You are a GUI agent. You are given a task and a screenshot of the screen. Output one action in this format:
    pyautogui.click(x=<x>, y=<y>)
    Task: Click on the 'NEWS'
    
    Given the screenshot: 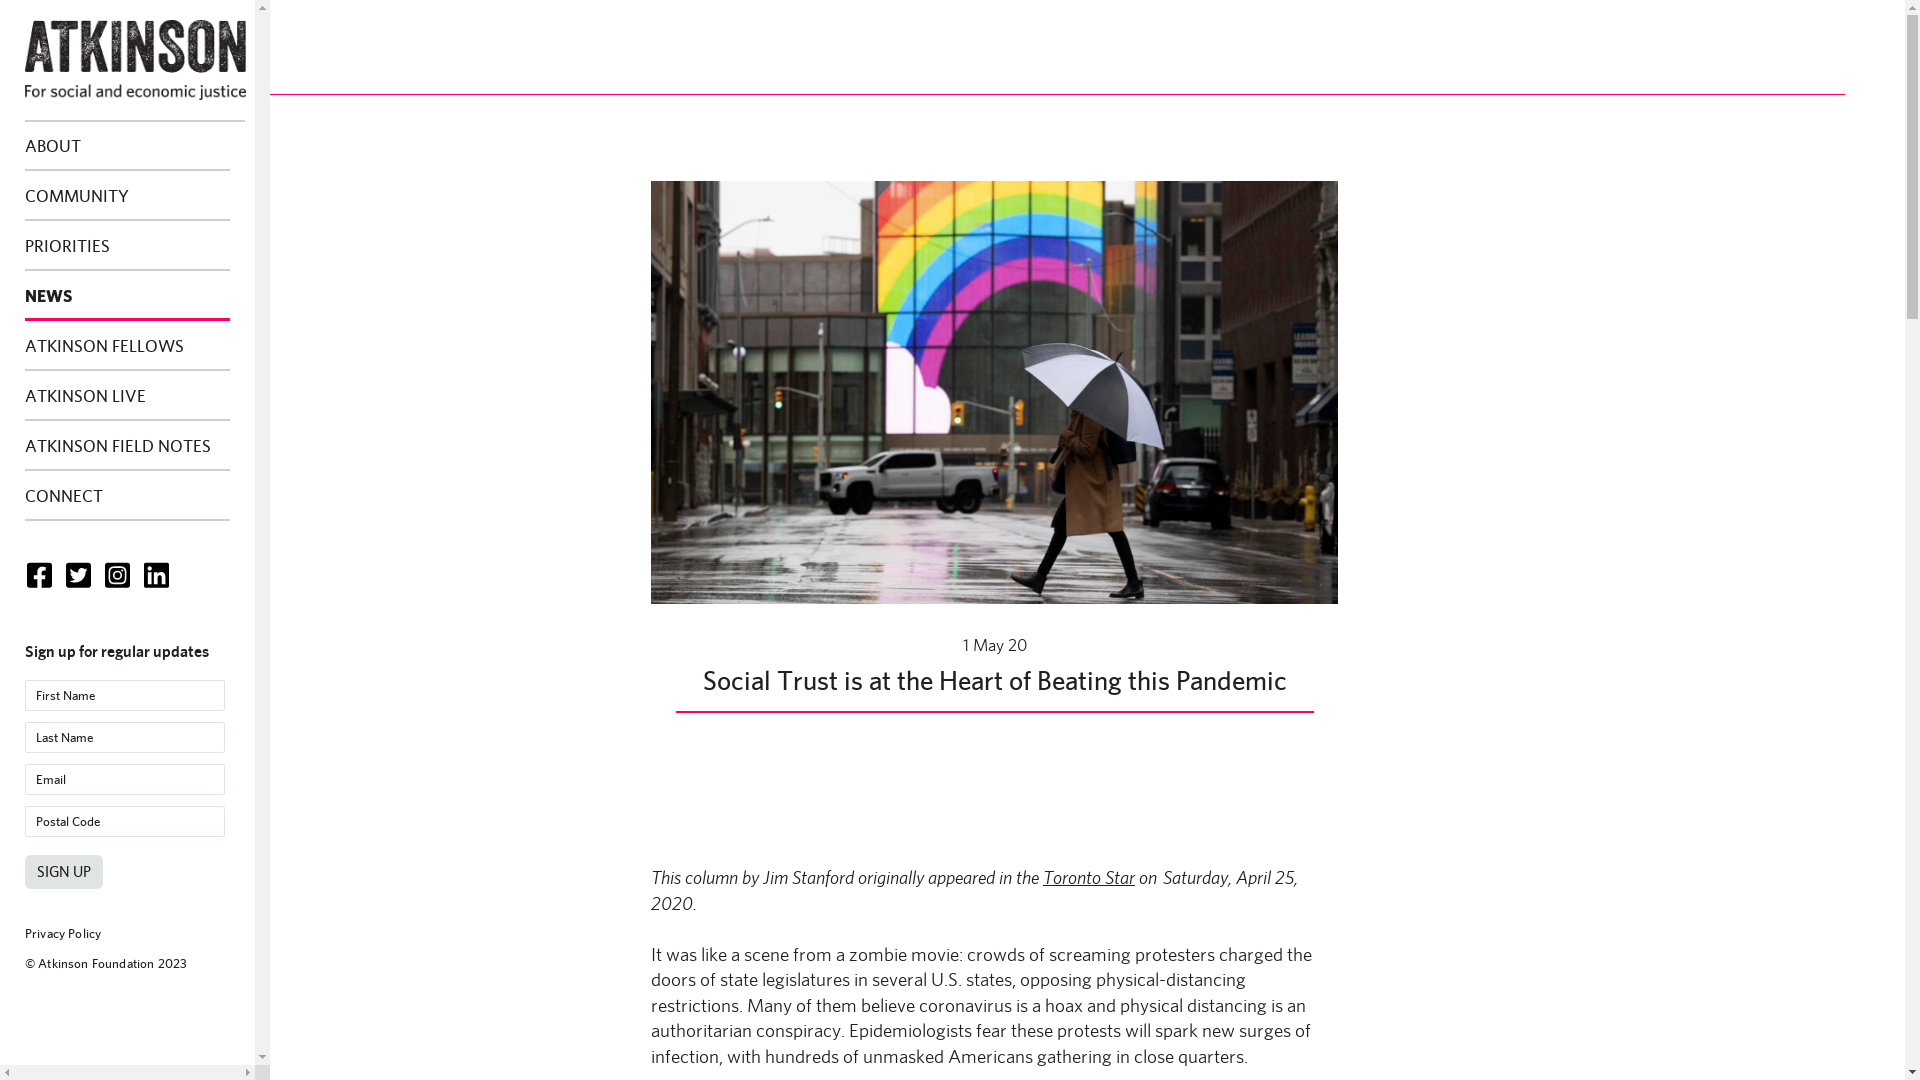 What is the action you would take?
    pyautogui.click(x=126, y=296)
    